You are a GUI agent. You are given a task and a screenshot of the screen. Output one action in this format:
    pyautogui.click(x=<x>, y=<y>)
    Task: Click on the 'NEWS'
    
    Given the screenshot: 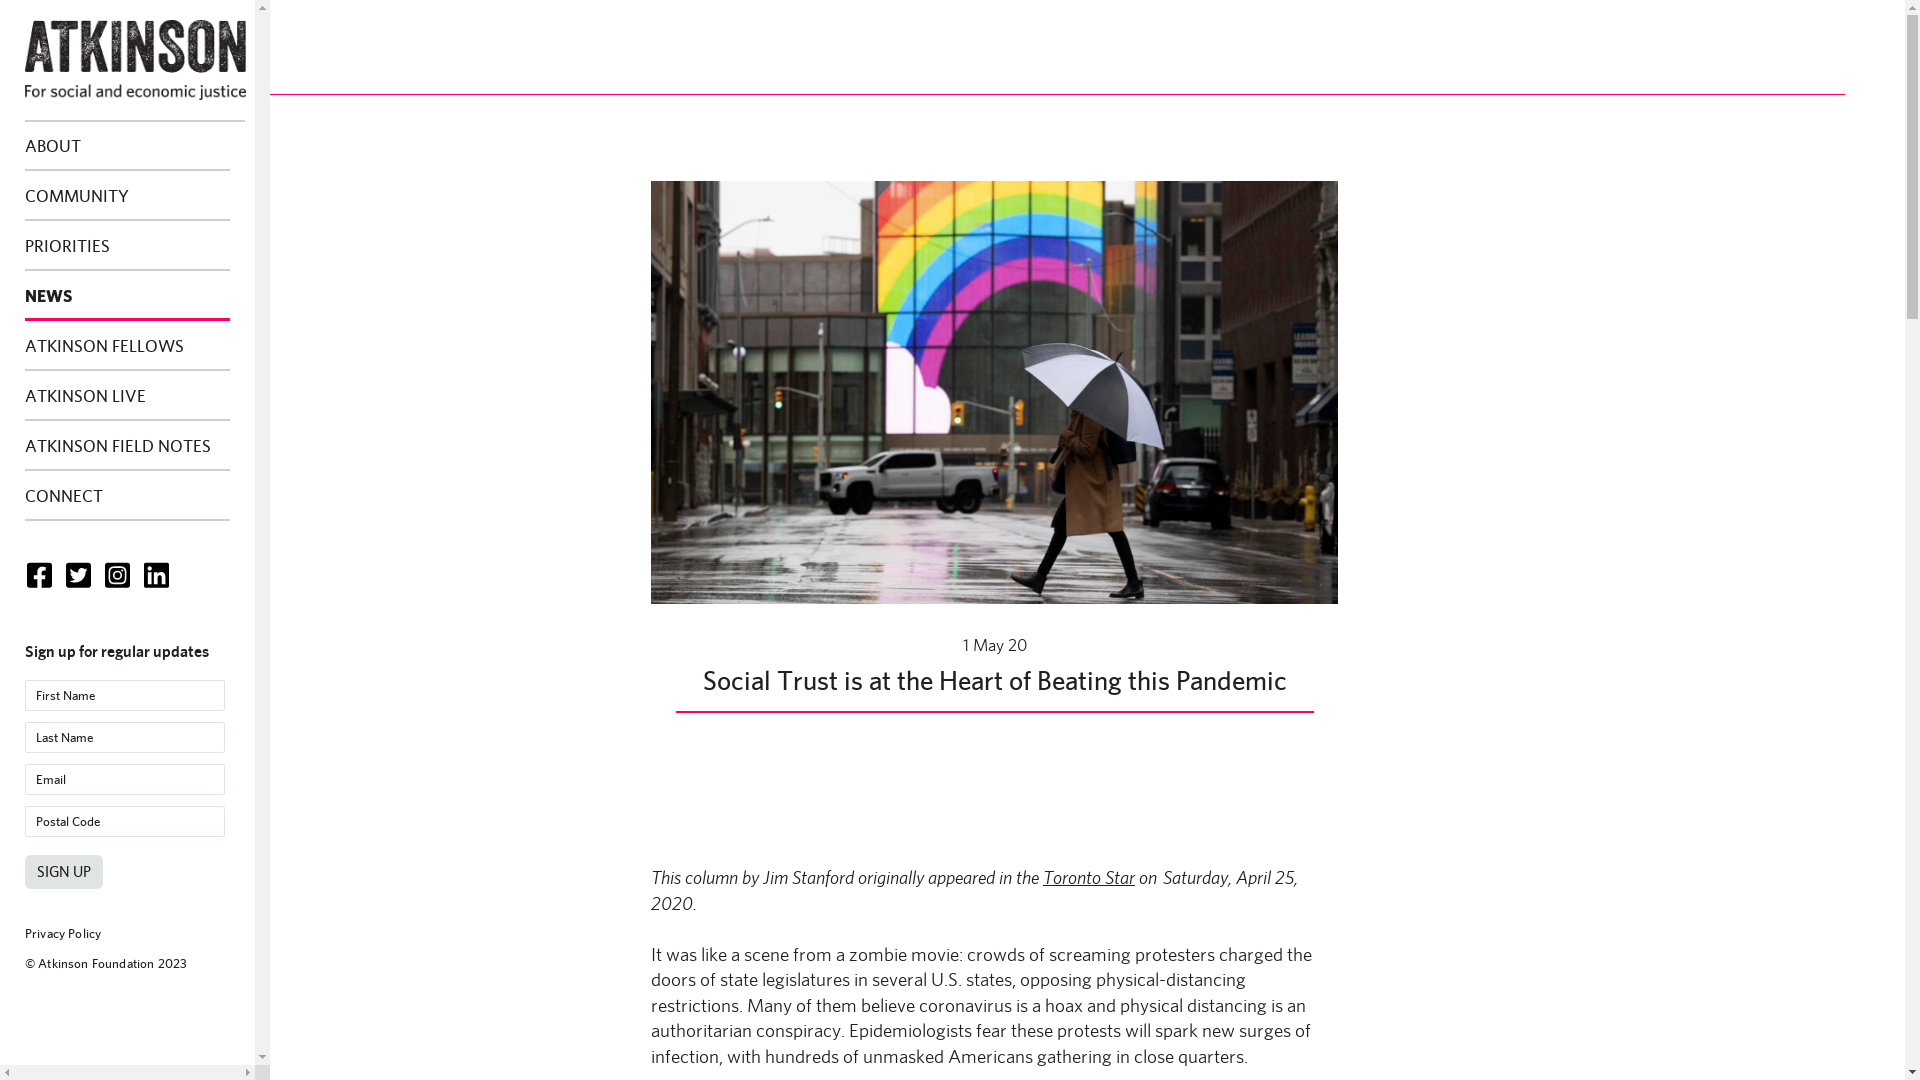 What is the action you would take?
    pyautogui.click(x=126, y=296)
    